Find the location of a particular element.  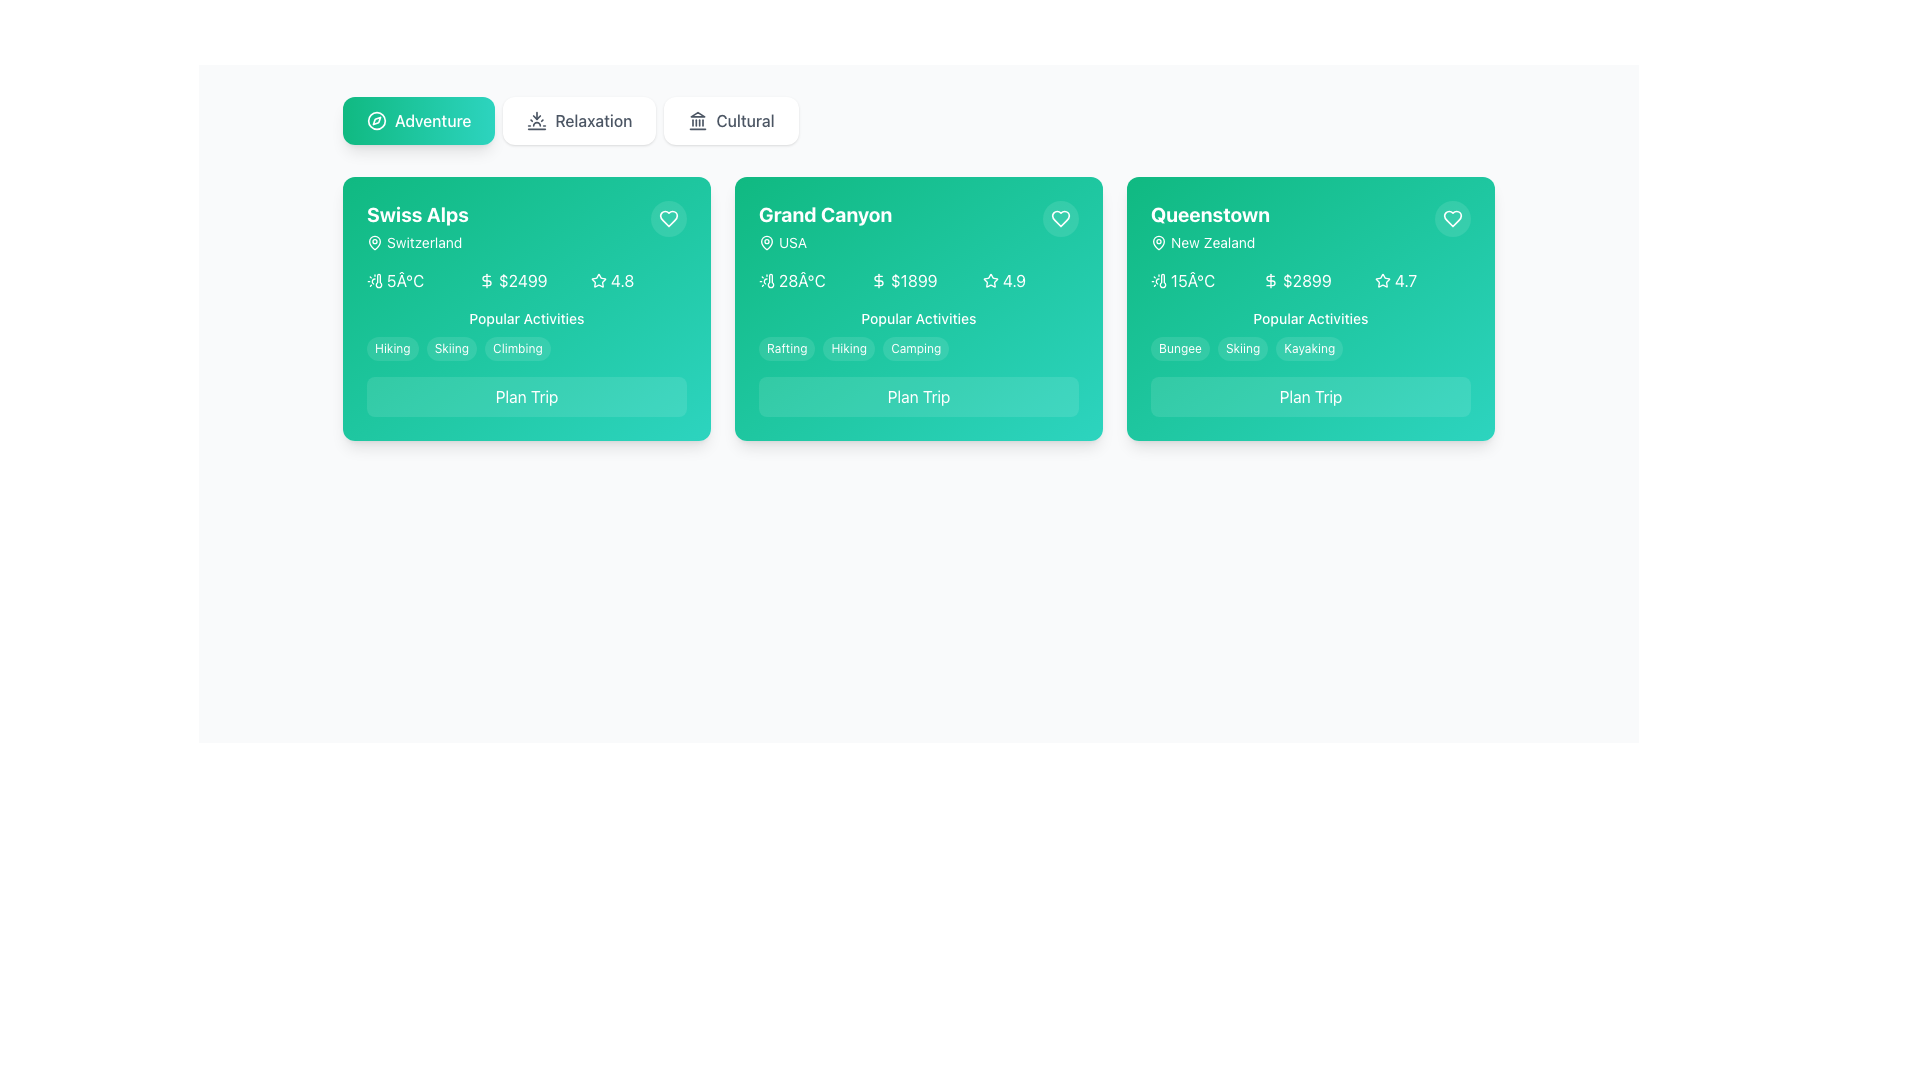

the star rating icon located to the left of the numeric rating text '4.8' in the top-right portion of the 'Swiss Alps' card layout is located at coordinates (598, 281).